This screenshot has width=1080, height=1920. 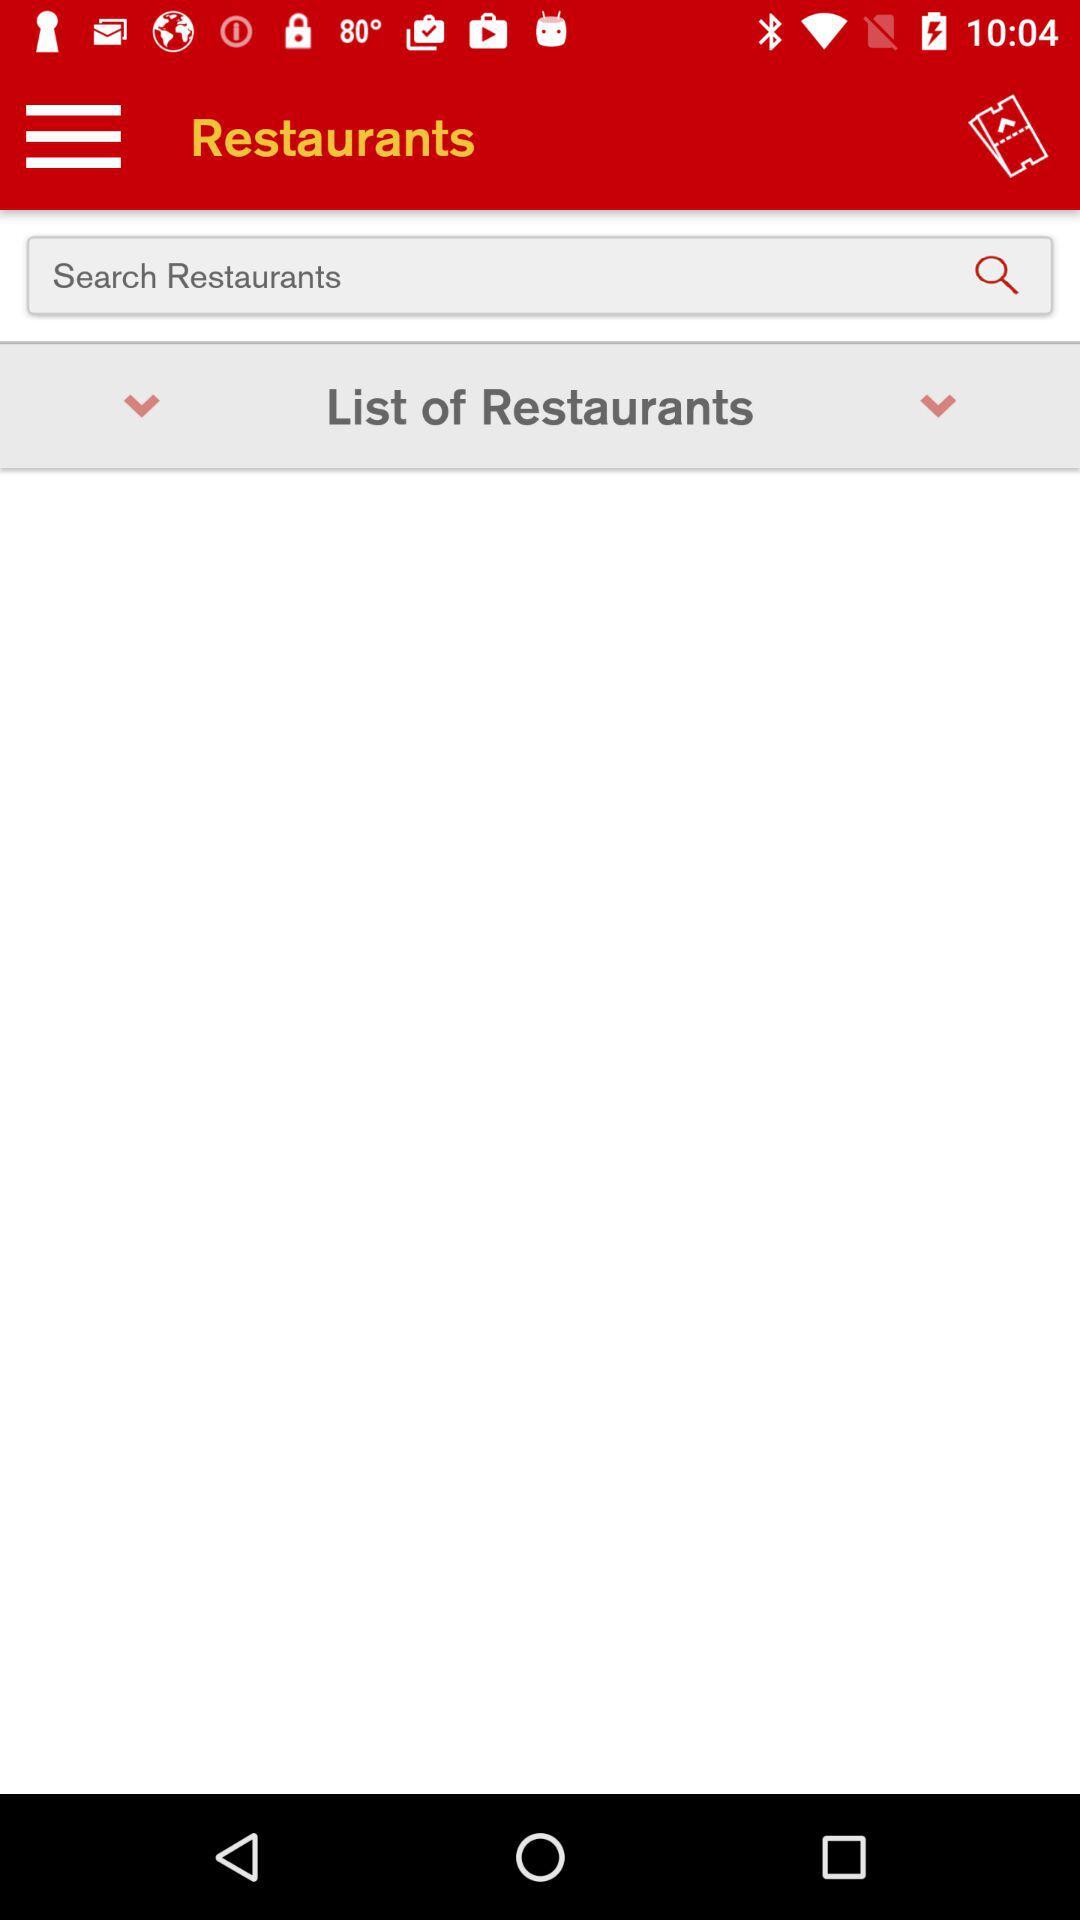 What do you see at coordinates (1008, 135) in the screenshot?
I see `app next to the restaurants item` at bounding box center [1008, 135].